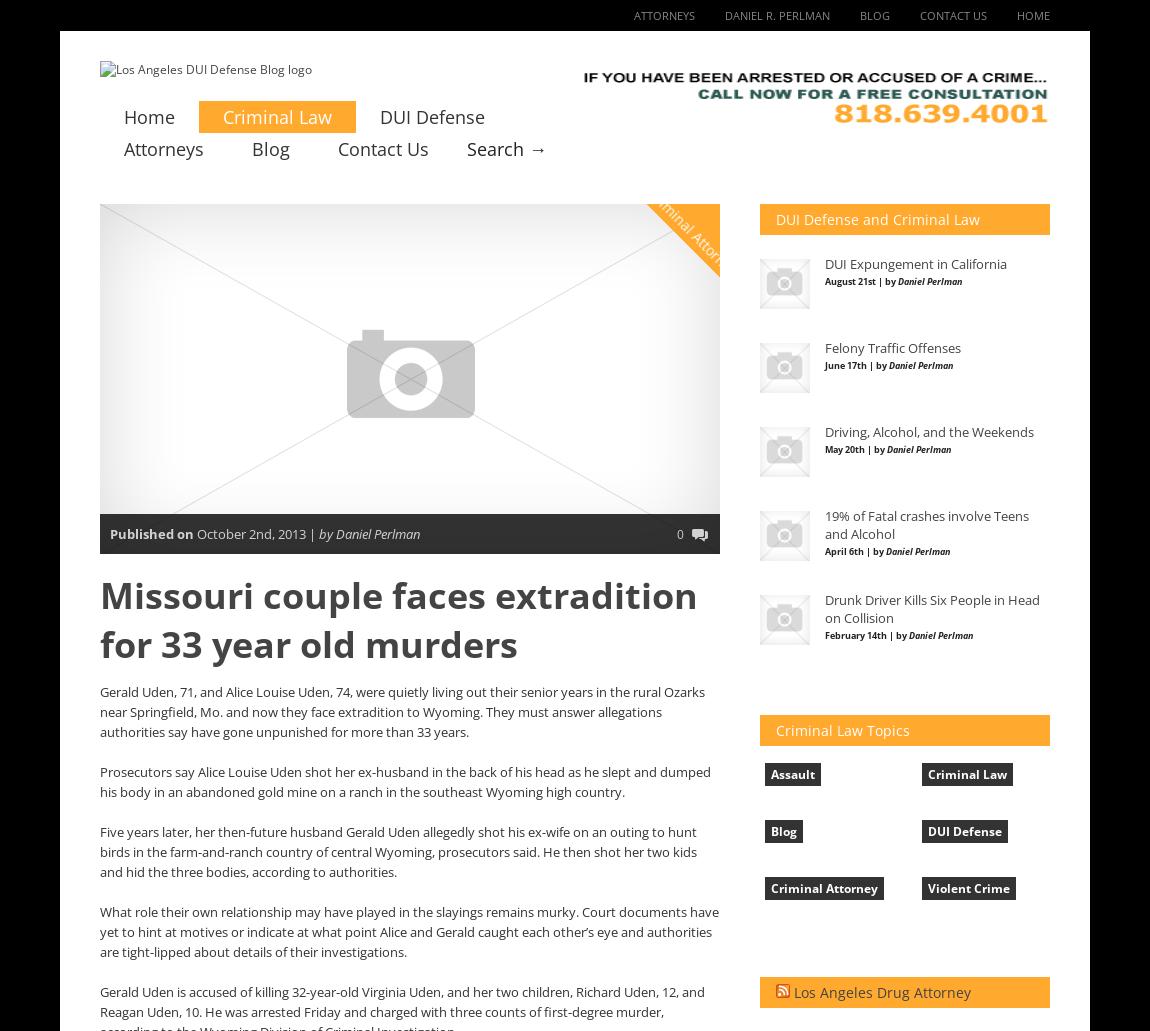 The width and height of the screenshot is (1150, 1031). I want to click on 'Blog', so click(782, 831).